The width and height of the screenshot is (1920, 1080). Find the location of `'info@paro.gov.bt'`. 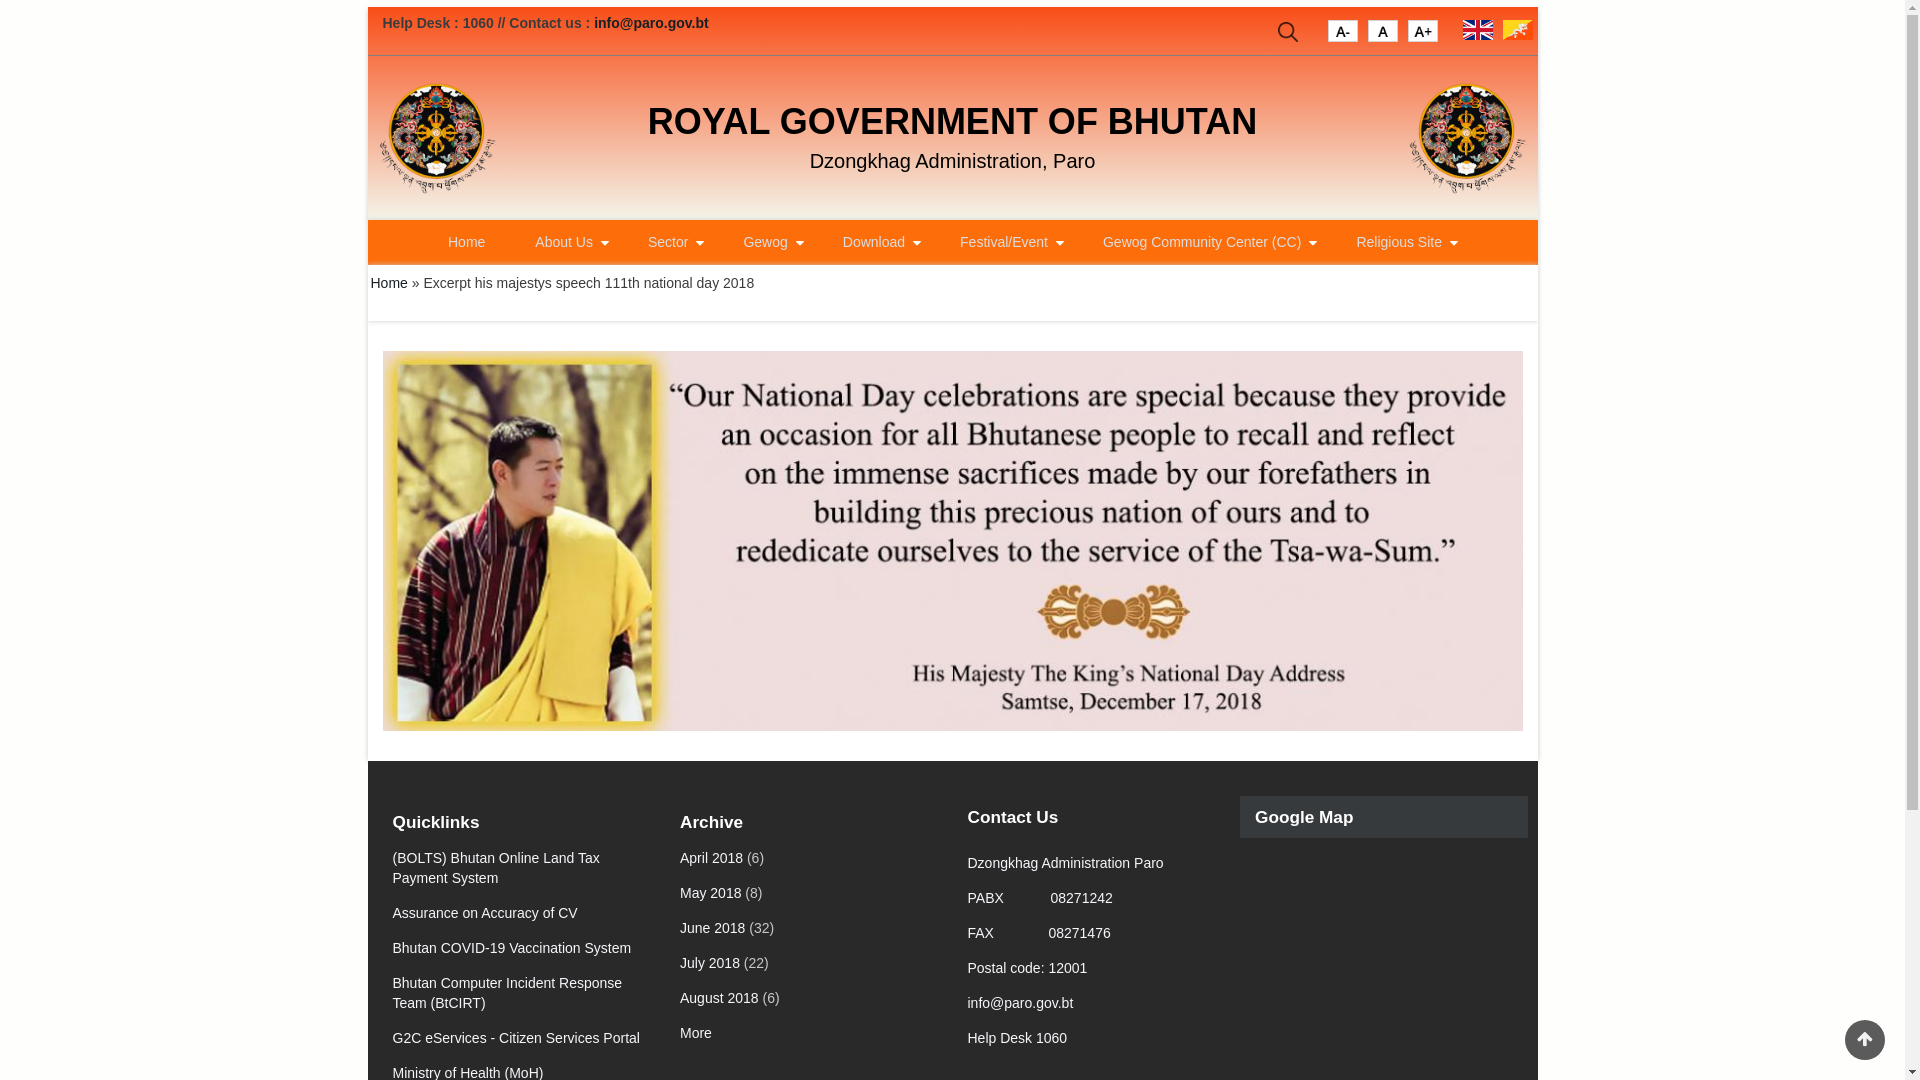

'info@paro.gov.bt' is located at coordinates (651, 23).